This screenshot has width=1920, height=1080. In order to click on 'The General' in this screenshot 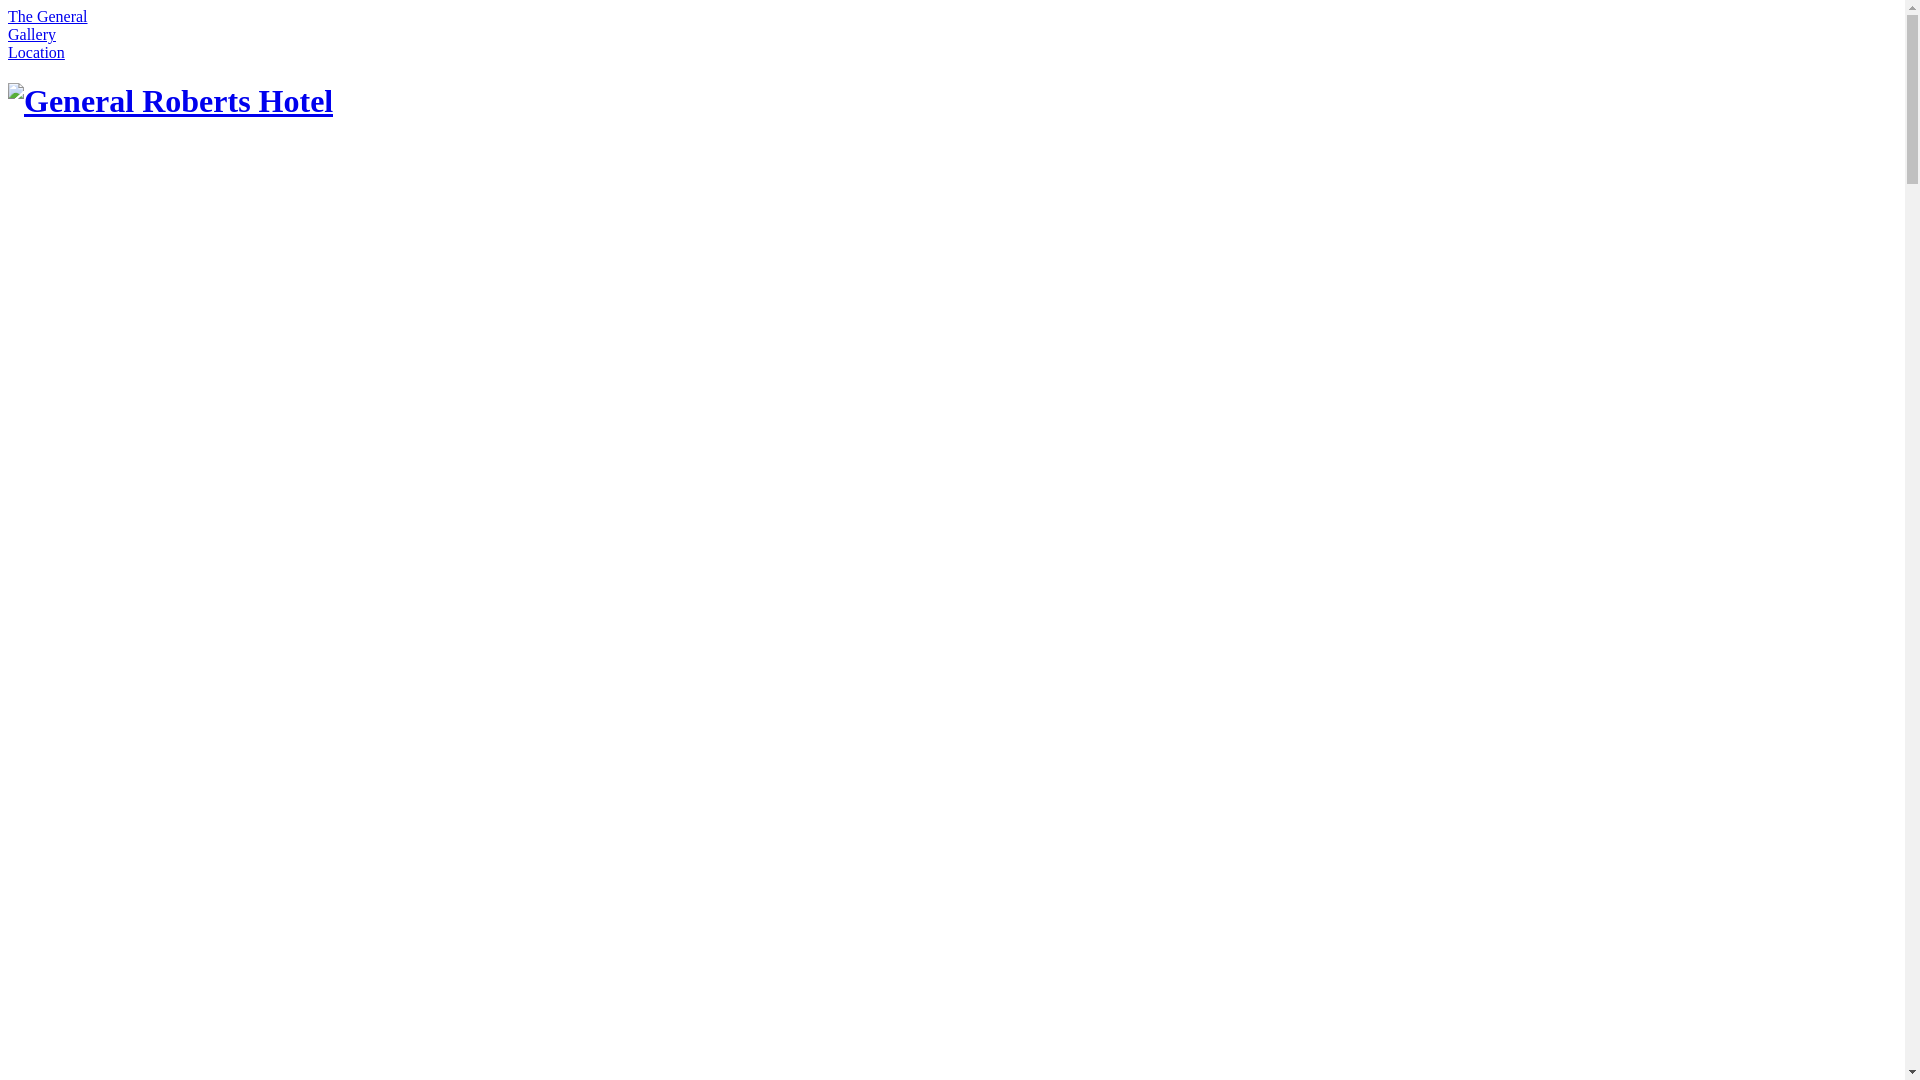, I will do `click(48, 16)`.